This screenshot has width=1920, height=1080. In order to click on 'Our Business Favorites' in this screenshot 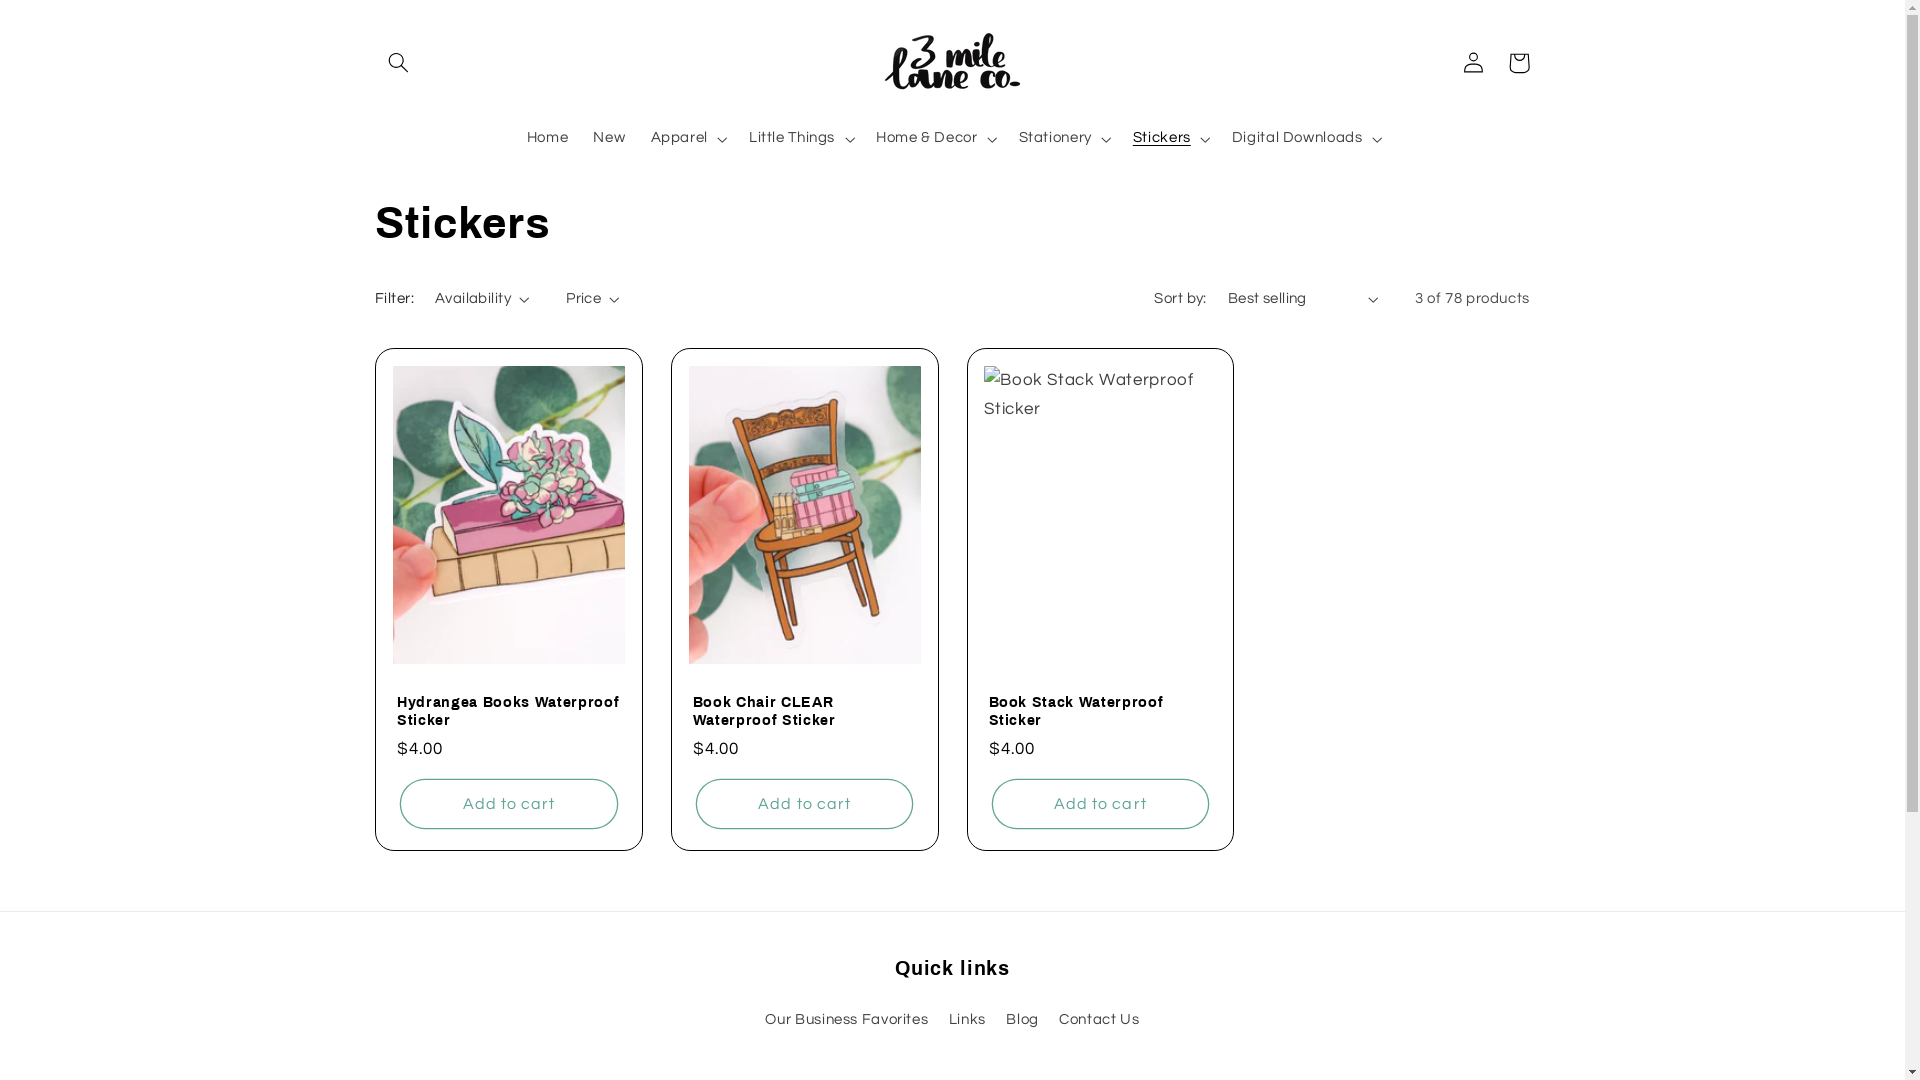, I will do `click(763, 1022)`.